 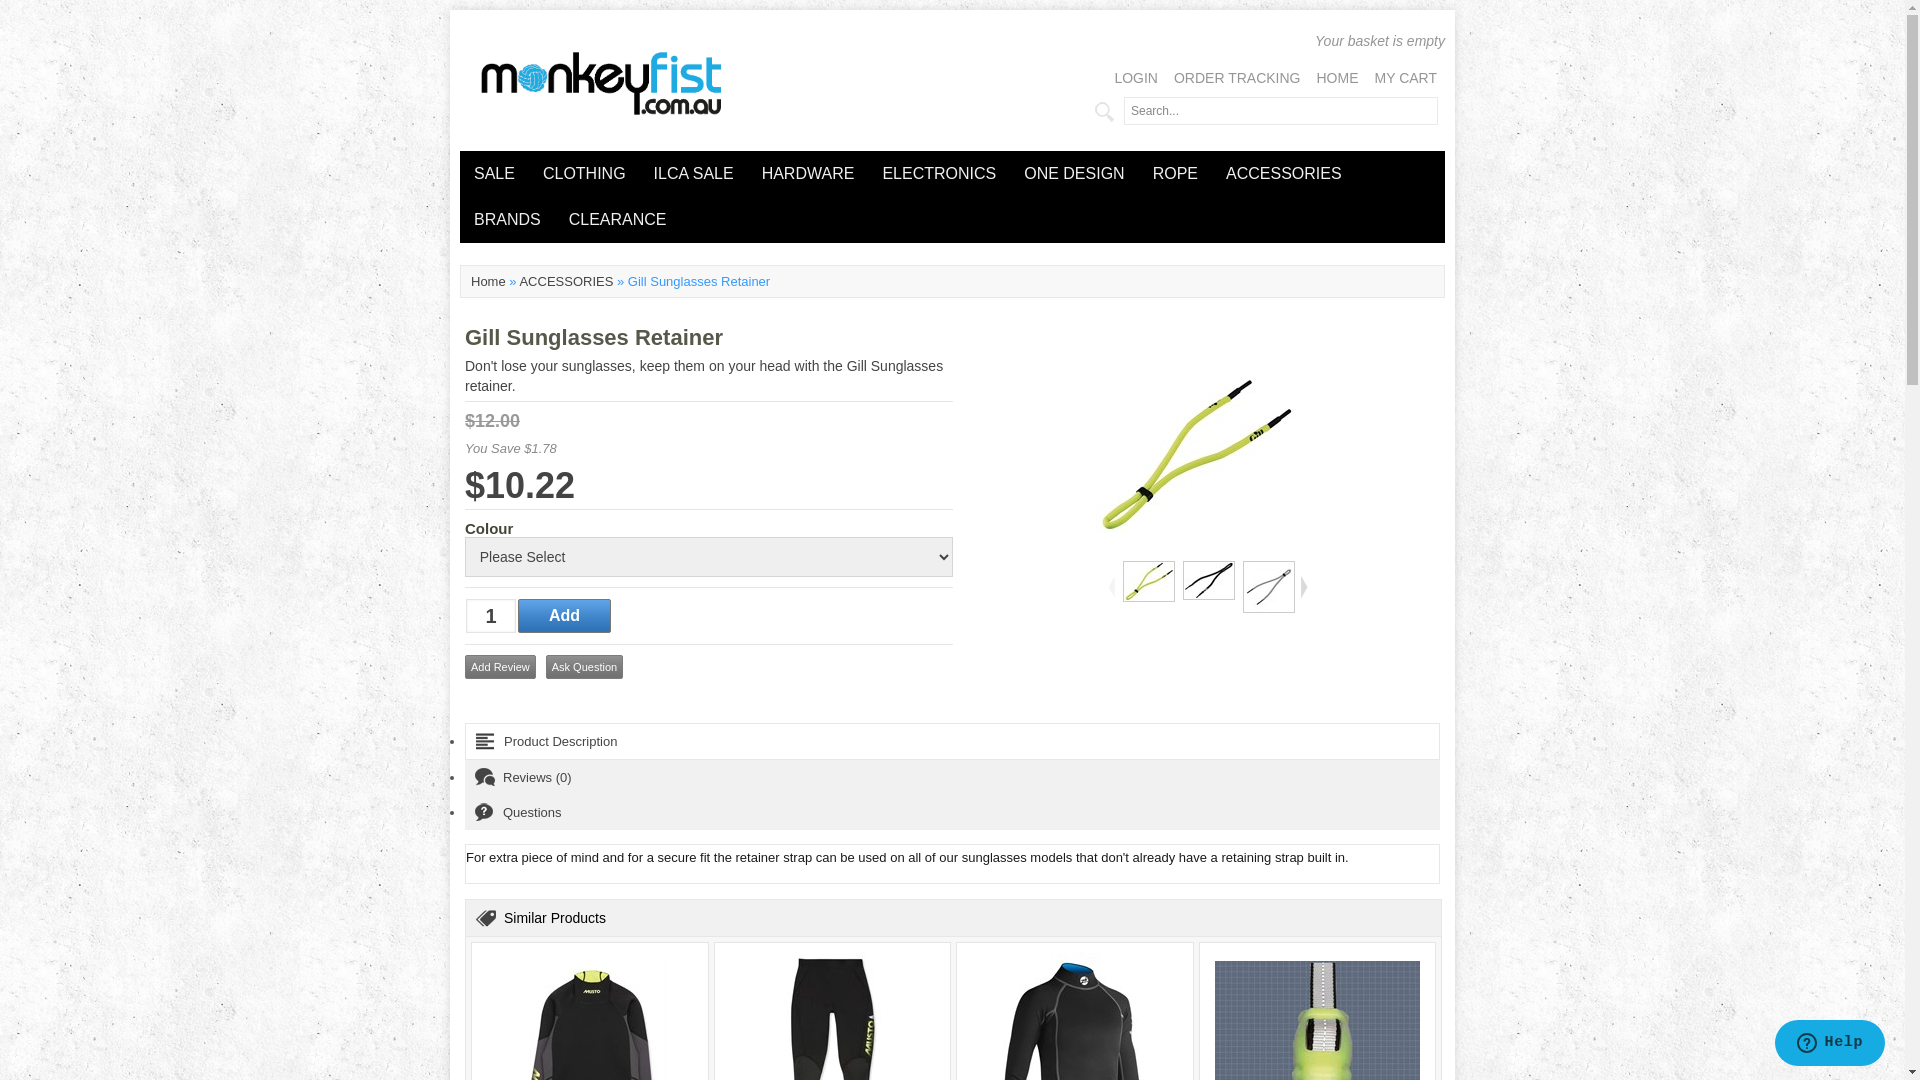 What do you see at coordinates (1136, 76) in the screenshot?
I see `'LOGIN'` at bounding box center [1136, 76].